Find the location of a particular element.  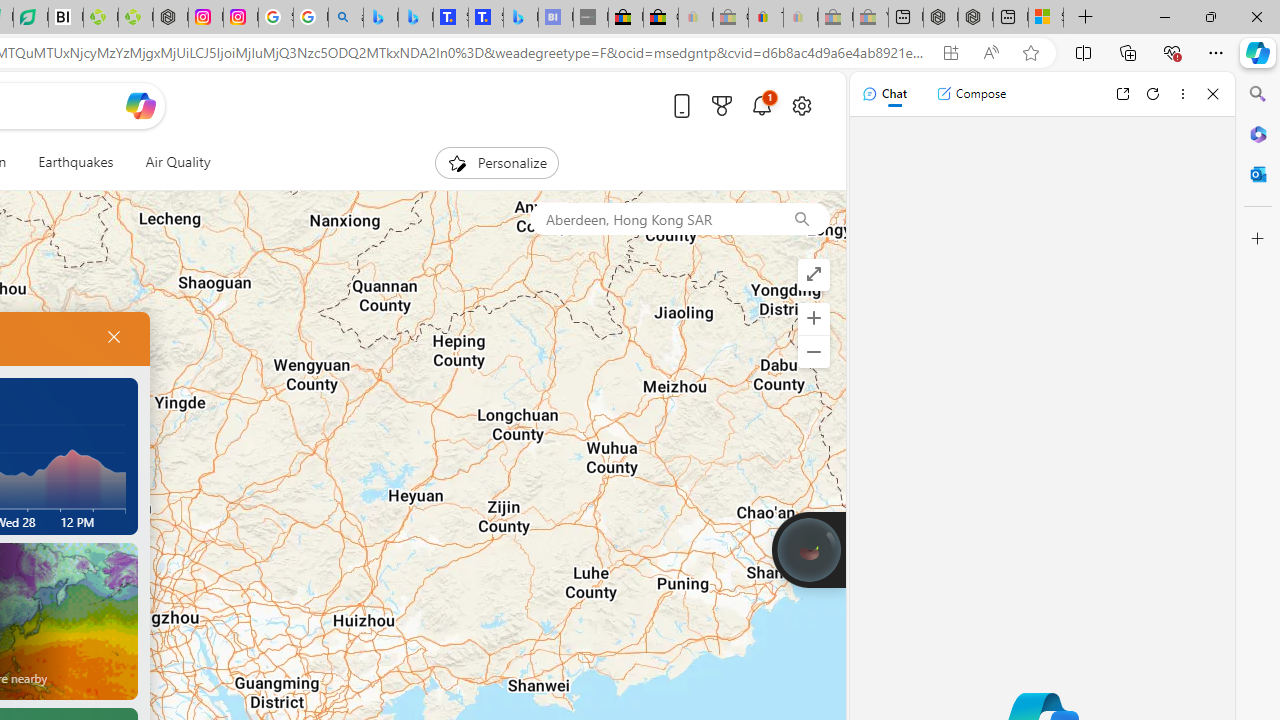

'Threats and offensive language policy | eBay' is located at coordinates (765, 17).